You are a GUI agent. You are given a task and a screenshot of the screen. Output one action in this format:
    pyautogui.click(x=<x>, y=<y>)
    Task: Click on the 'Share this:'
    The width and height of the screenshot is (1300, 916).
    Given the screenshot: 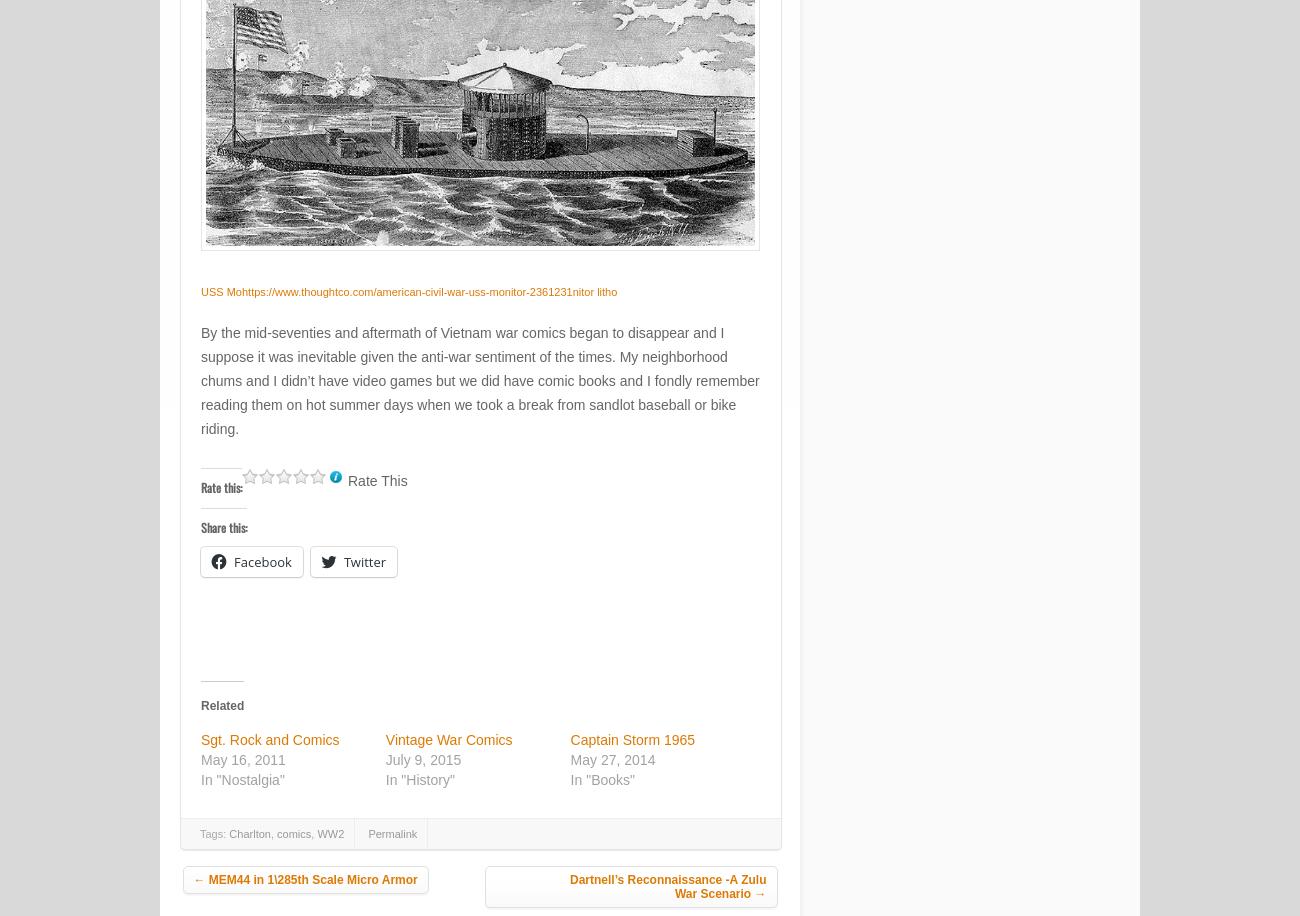 What is the action you would take?
    pyautogui.click(x=222, y=525)
    